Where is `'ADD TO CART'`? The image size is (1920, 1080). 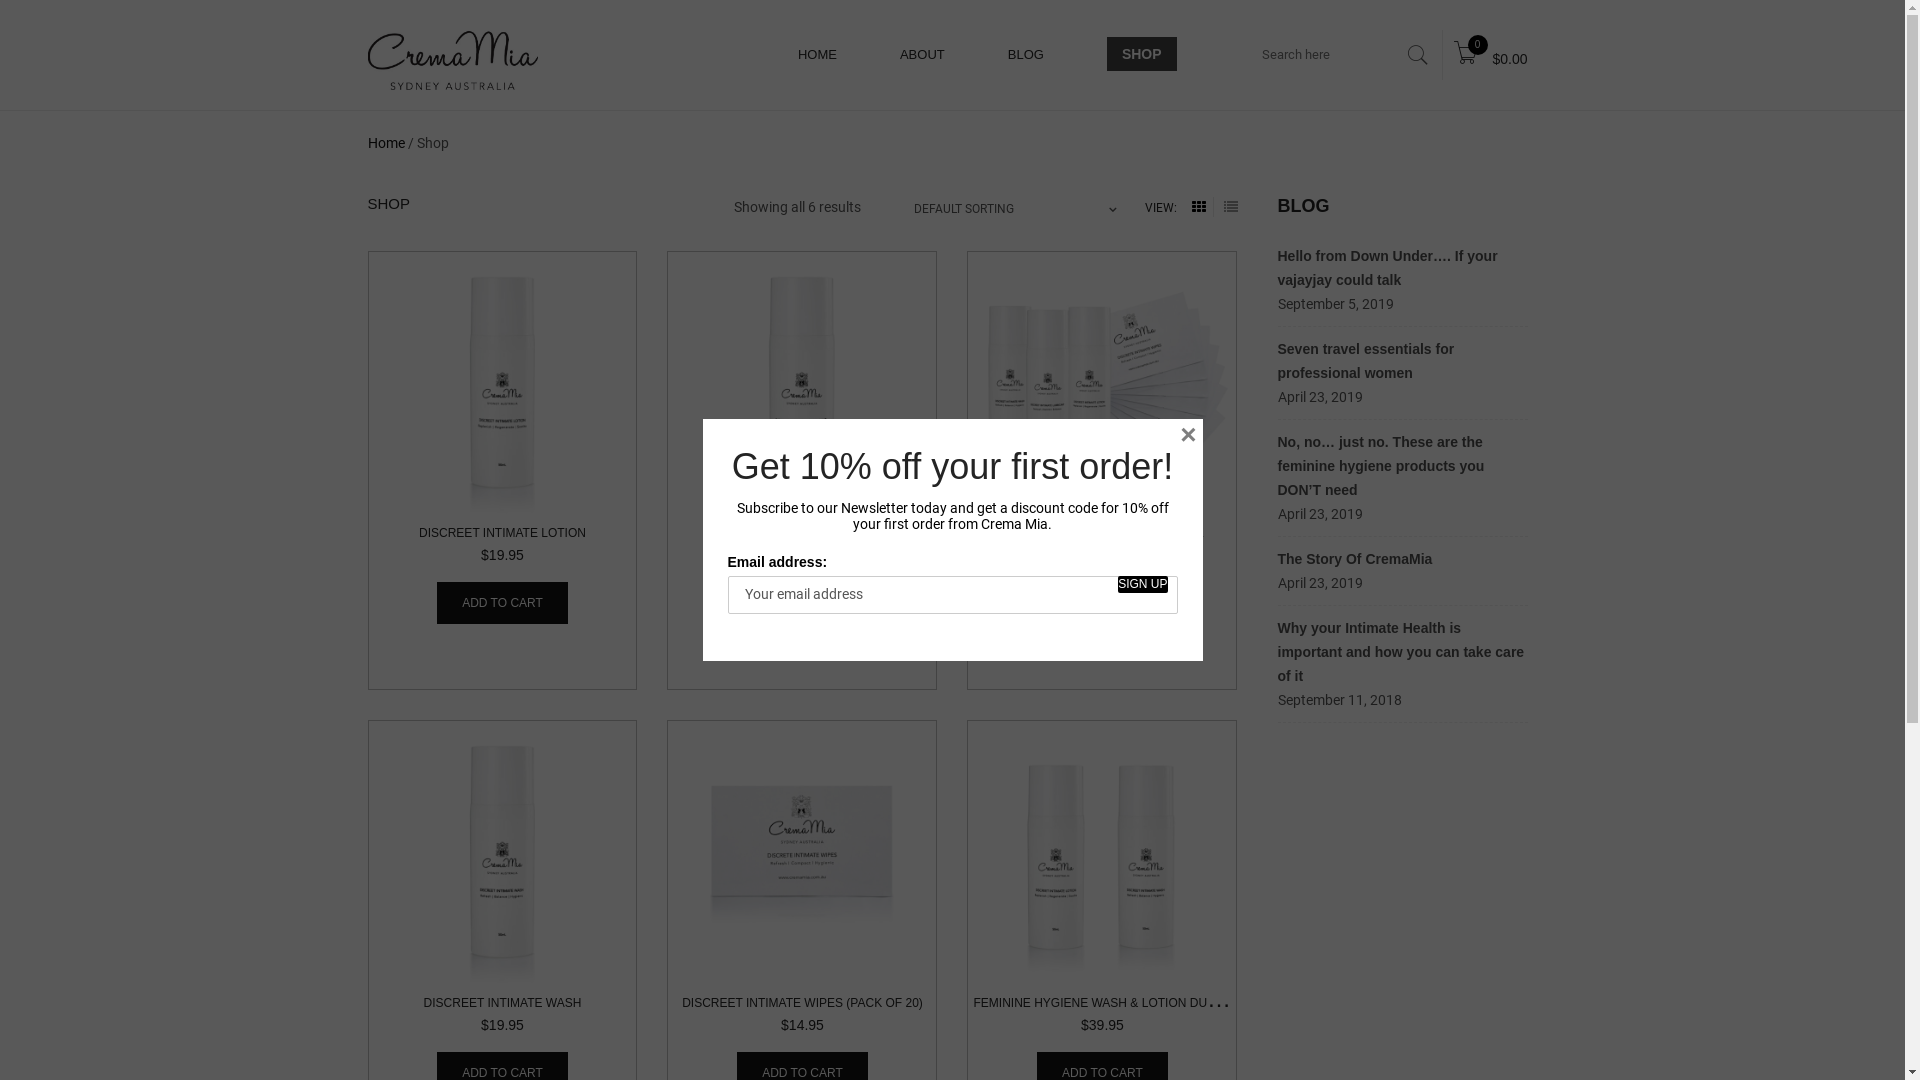
'ADD TO CART' is located at coordinates (502, 601).